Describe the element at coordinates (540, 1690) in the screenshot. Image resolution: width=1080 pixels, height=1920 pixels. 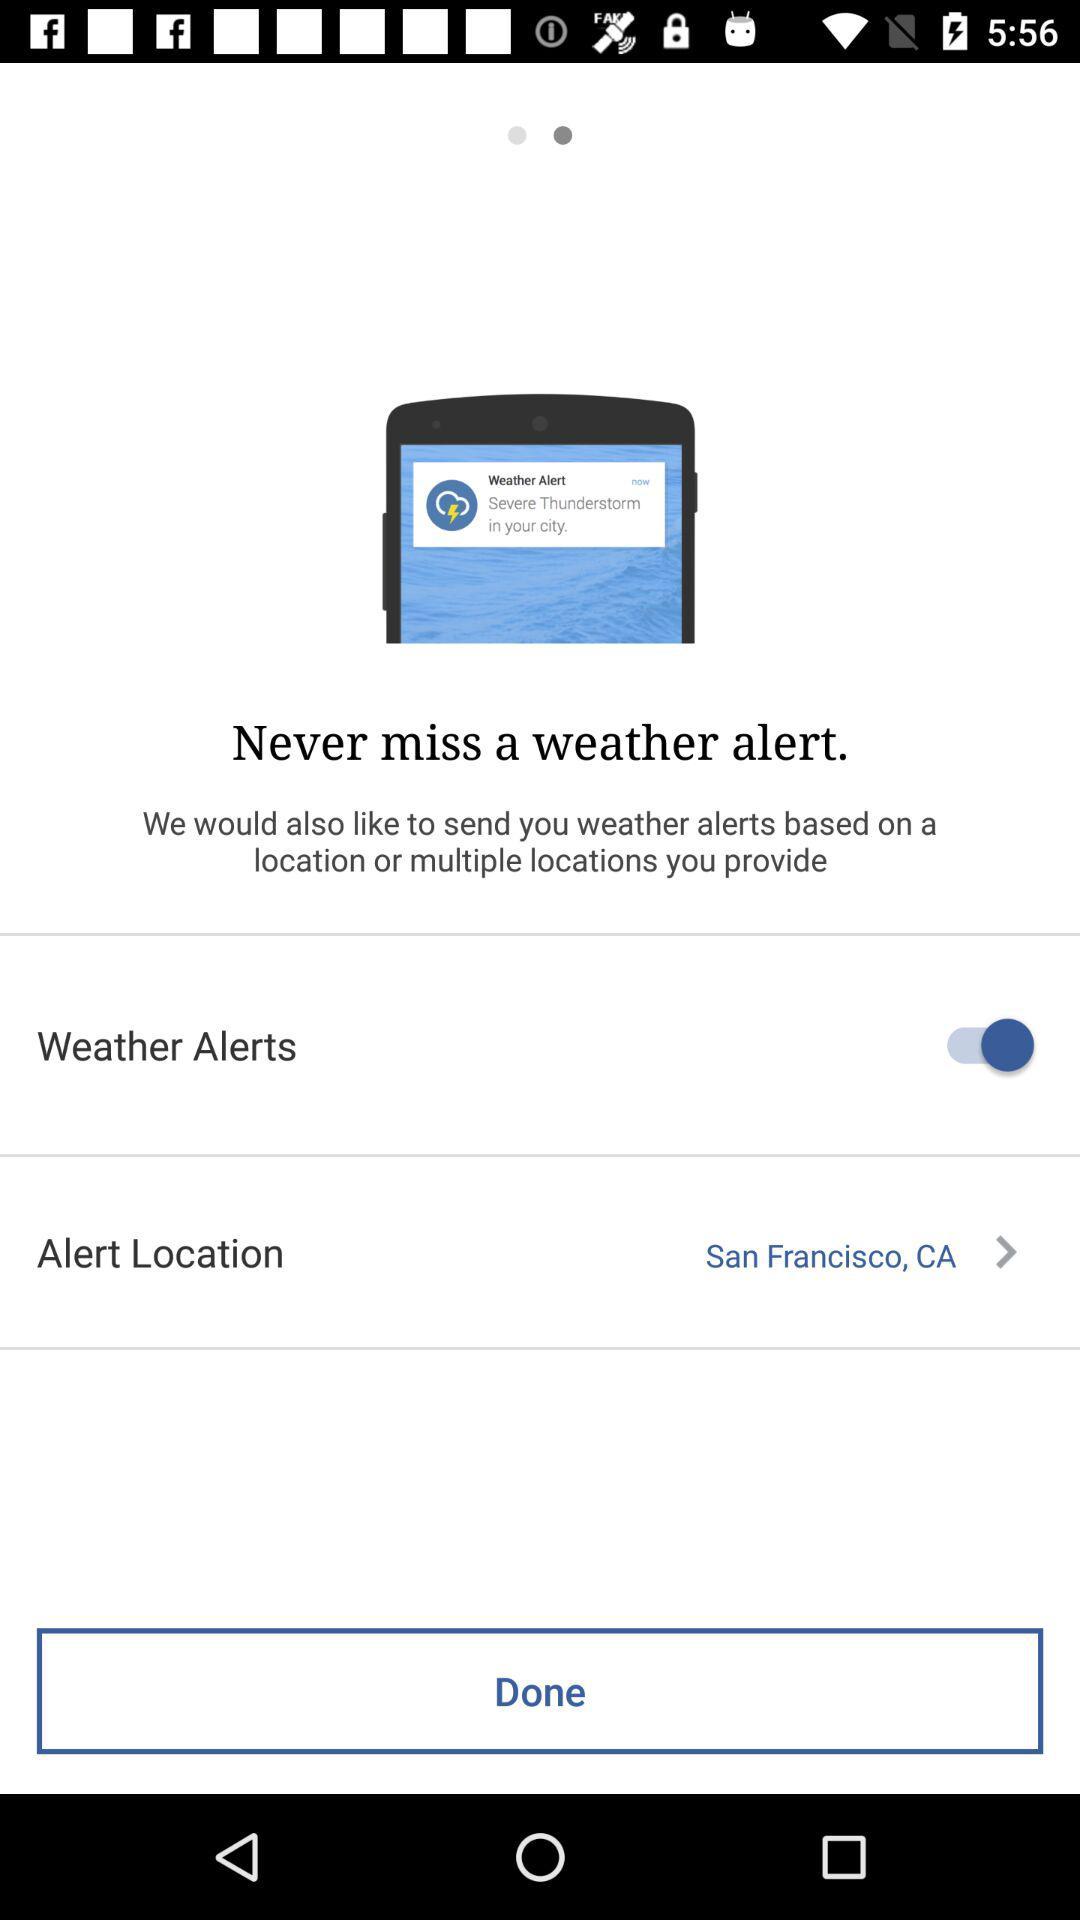
I see `the done` at that location.